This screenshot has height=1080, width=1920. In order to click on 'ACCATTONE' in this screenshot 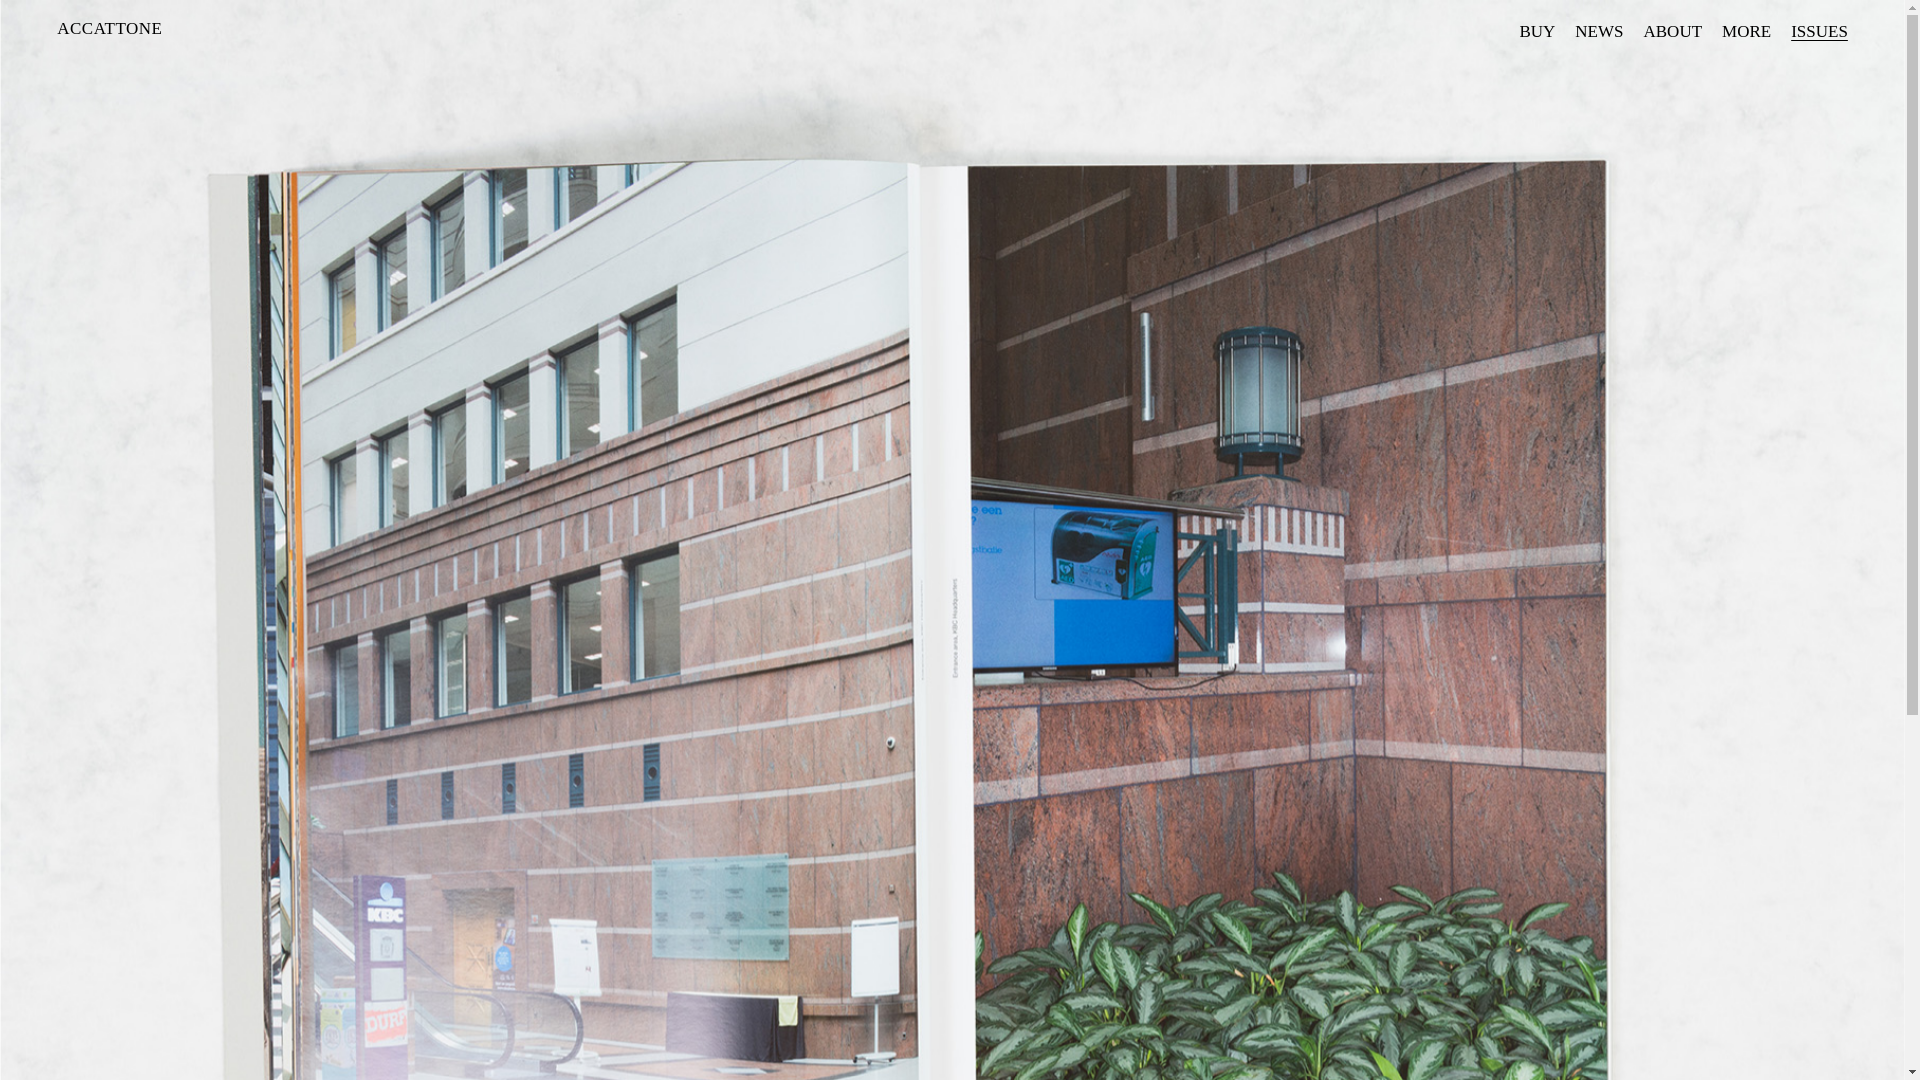, I will do `click(108, 28)`.